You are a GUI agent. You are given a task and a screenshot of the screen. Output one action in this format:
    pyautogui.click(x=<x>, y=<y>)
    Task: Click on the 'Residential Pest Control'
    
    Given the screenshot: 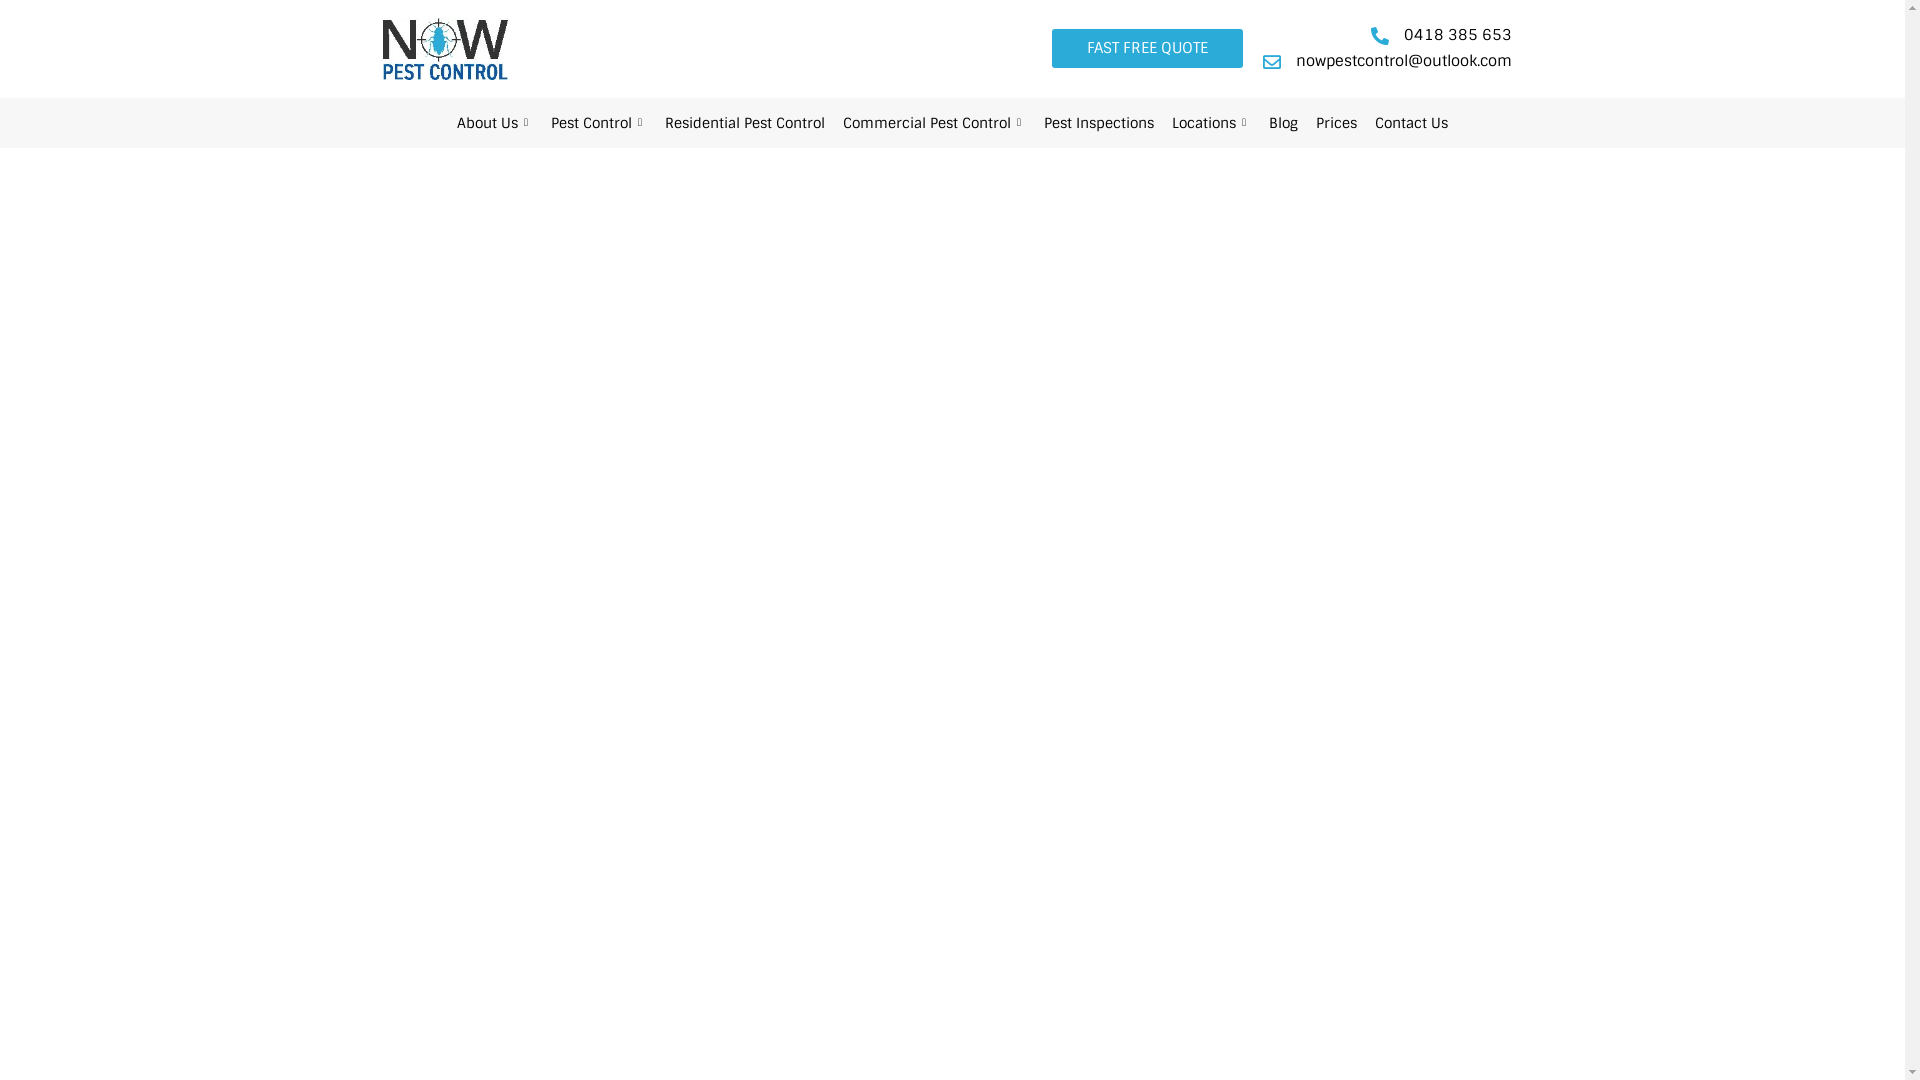 What is the action you would take?
    pyautogui.click(x=743, y=123)
    